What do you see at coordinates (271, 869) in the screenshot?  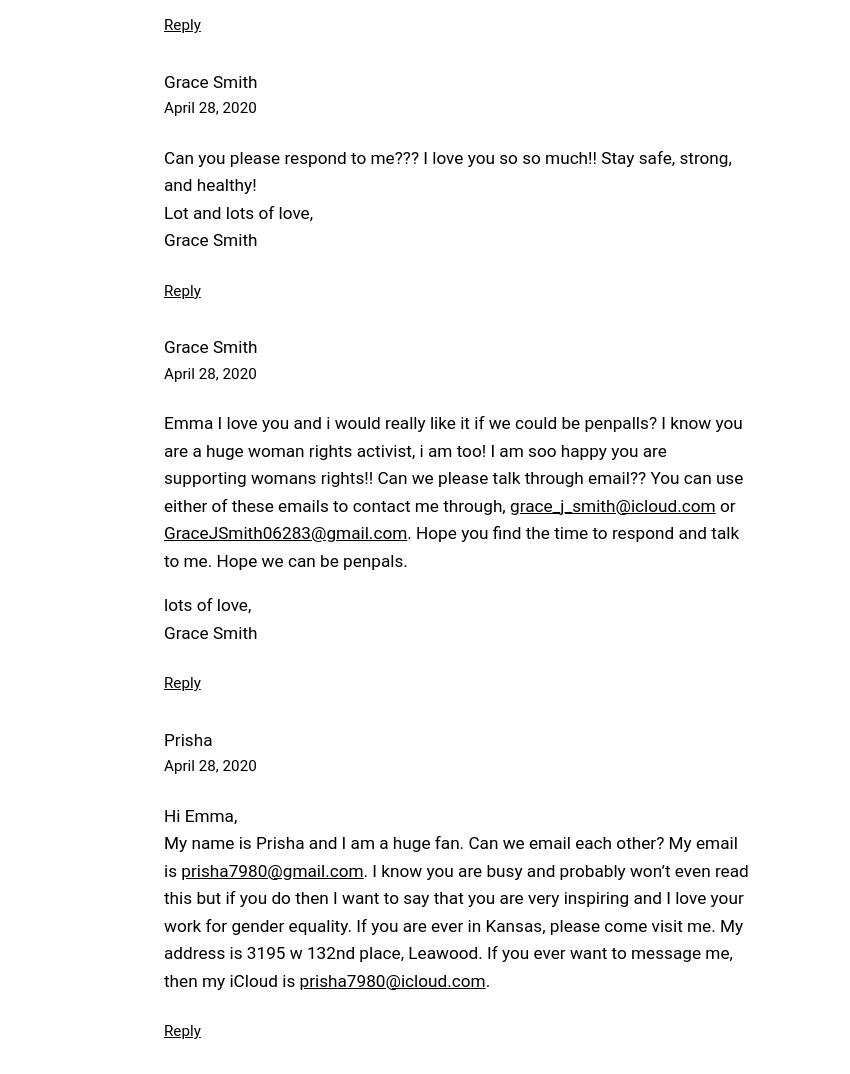 I see `'prisha7980@gmail.com'` at bounding box center [271, 869].